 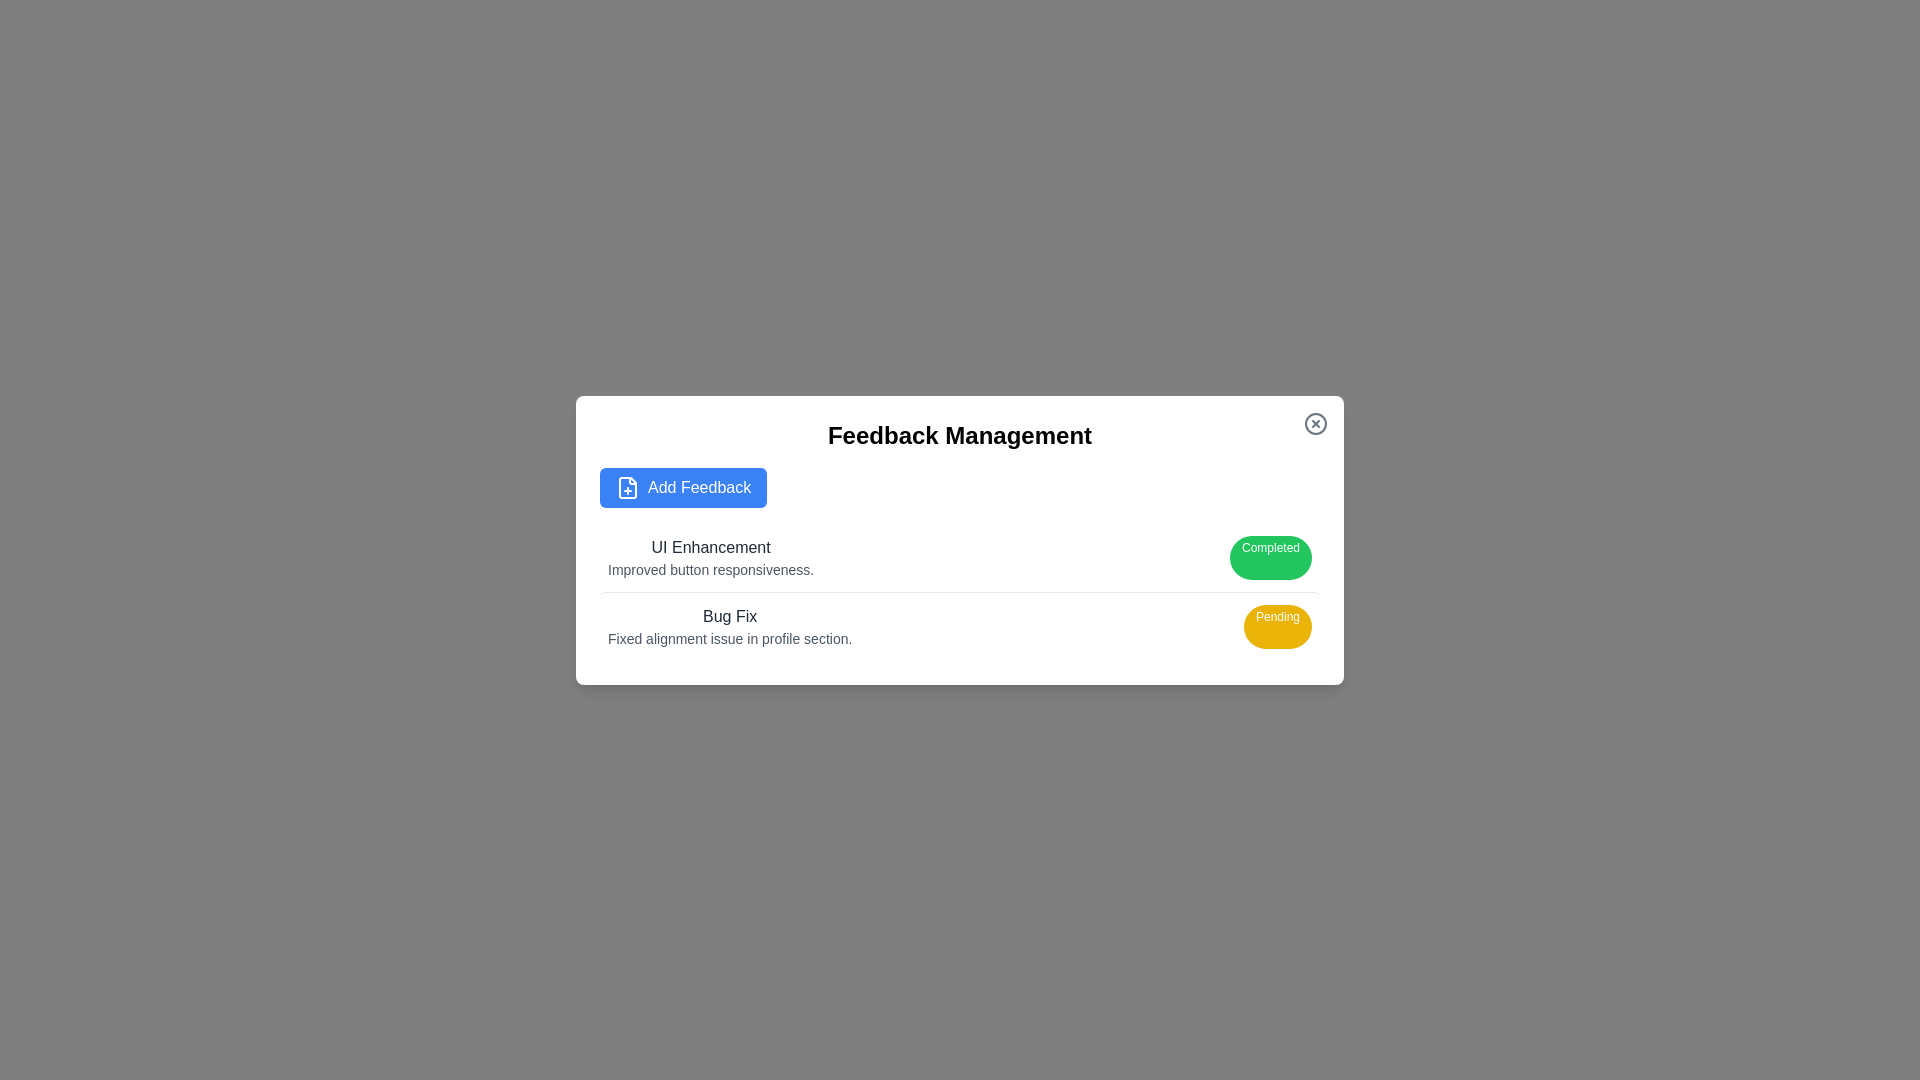 I want to click on the close button located in the top-right corner of the 'Feedback Management' dialog to trigger hover effects, so click(x=1315, y=422).